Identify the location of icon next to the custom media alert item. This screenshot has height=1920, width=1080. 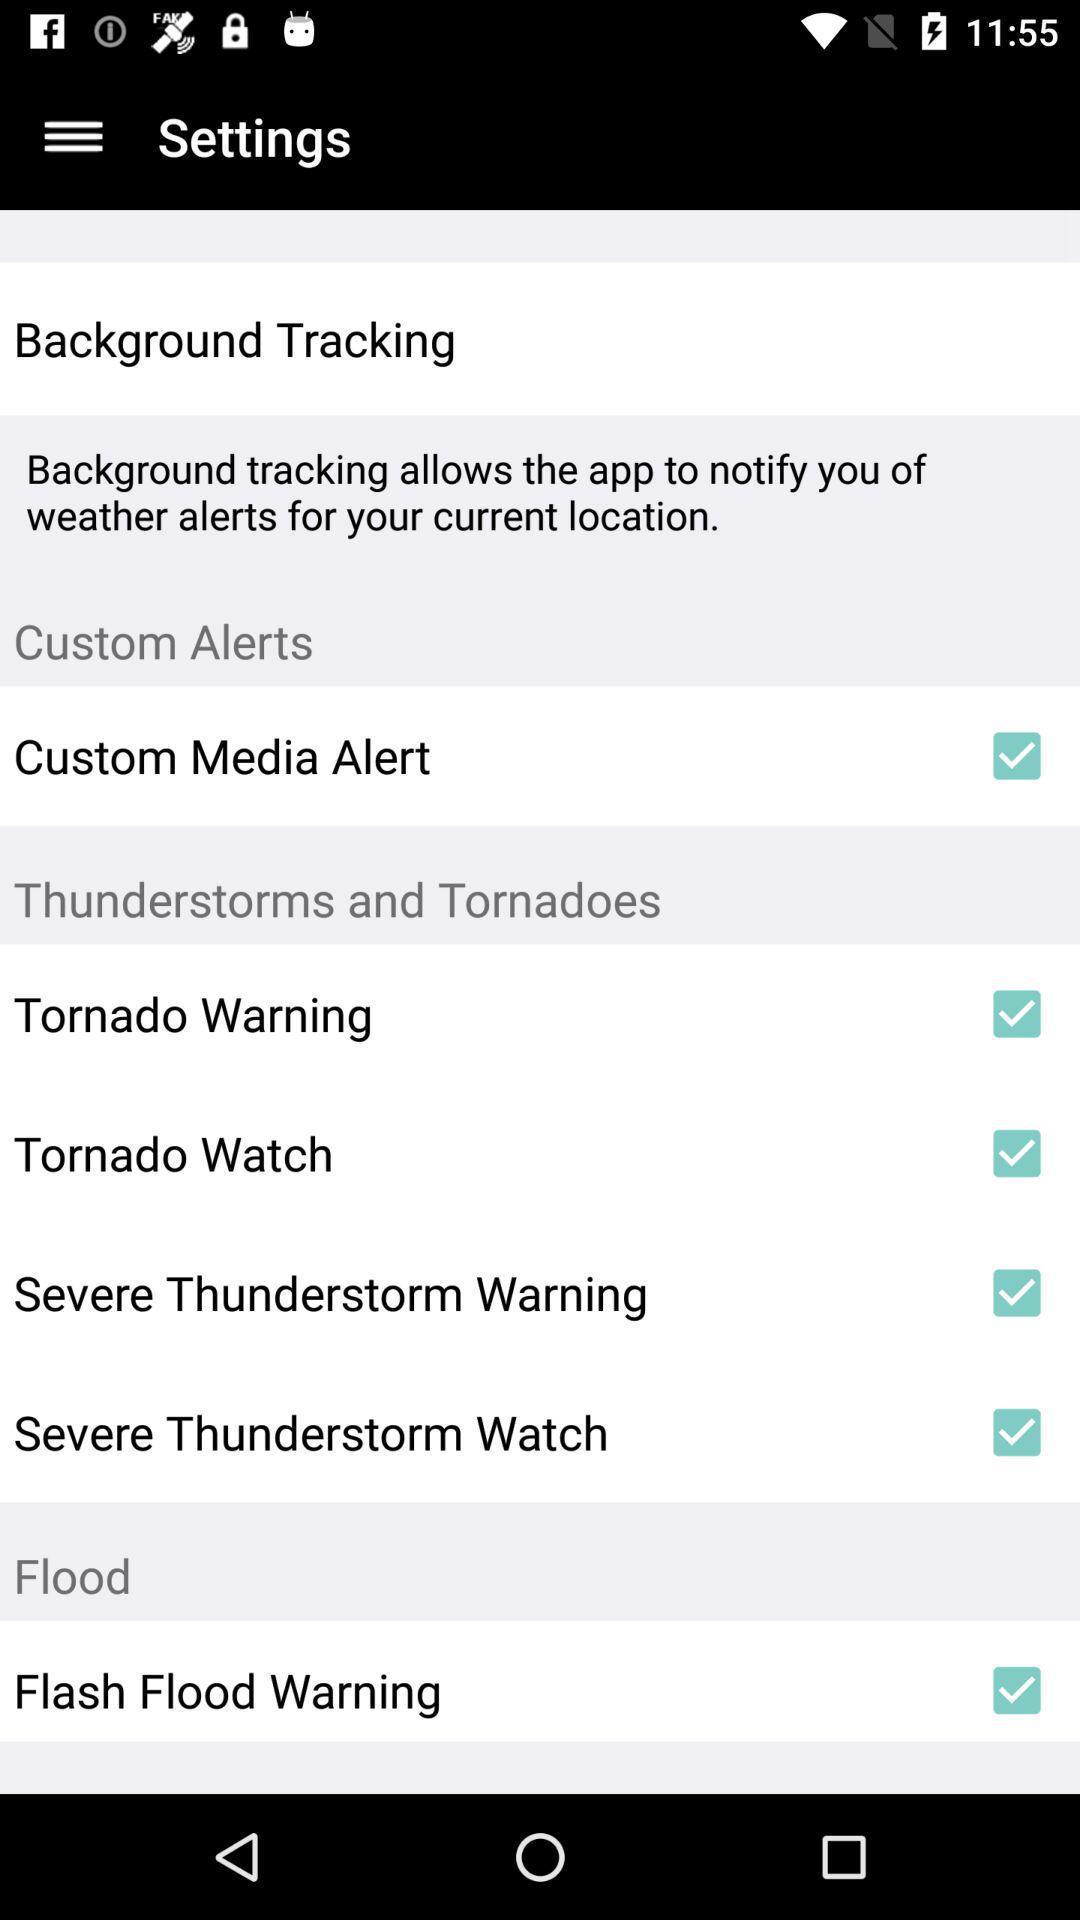
(1017, 754).